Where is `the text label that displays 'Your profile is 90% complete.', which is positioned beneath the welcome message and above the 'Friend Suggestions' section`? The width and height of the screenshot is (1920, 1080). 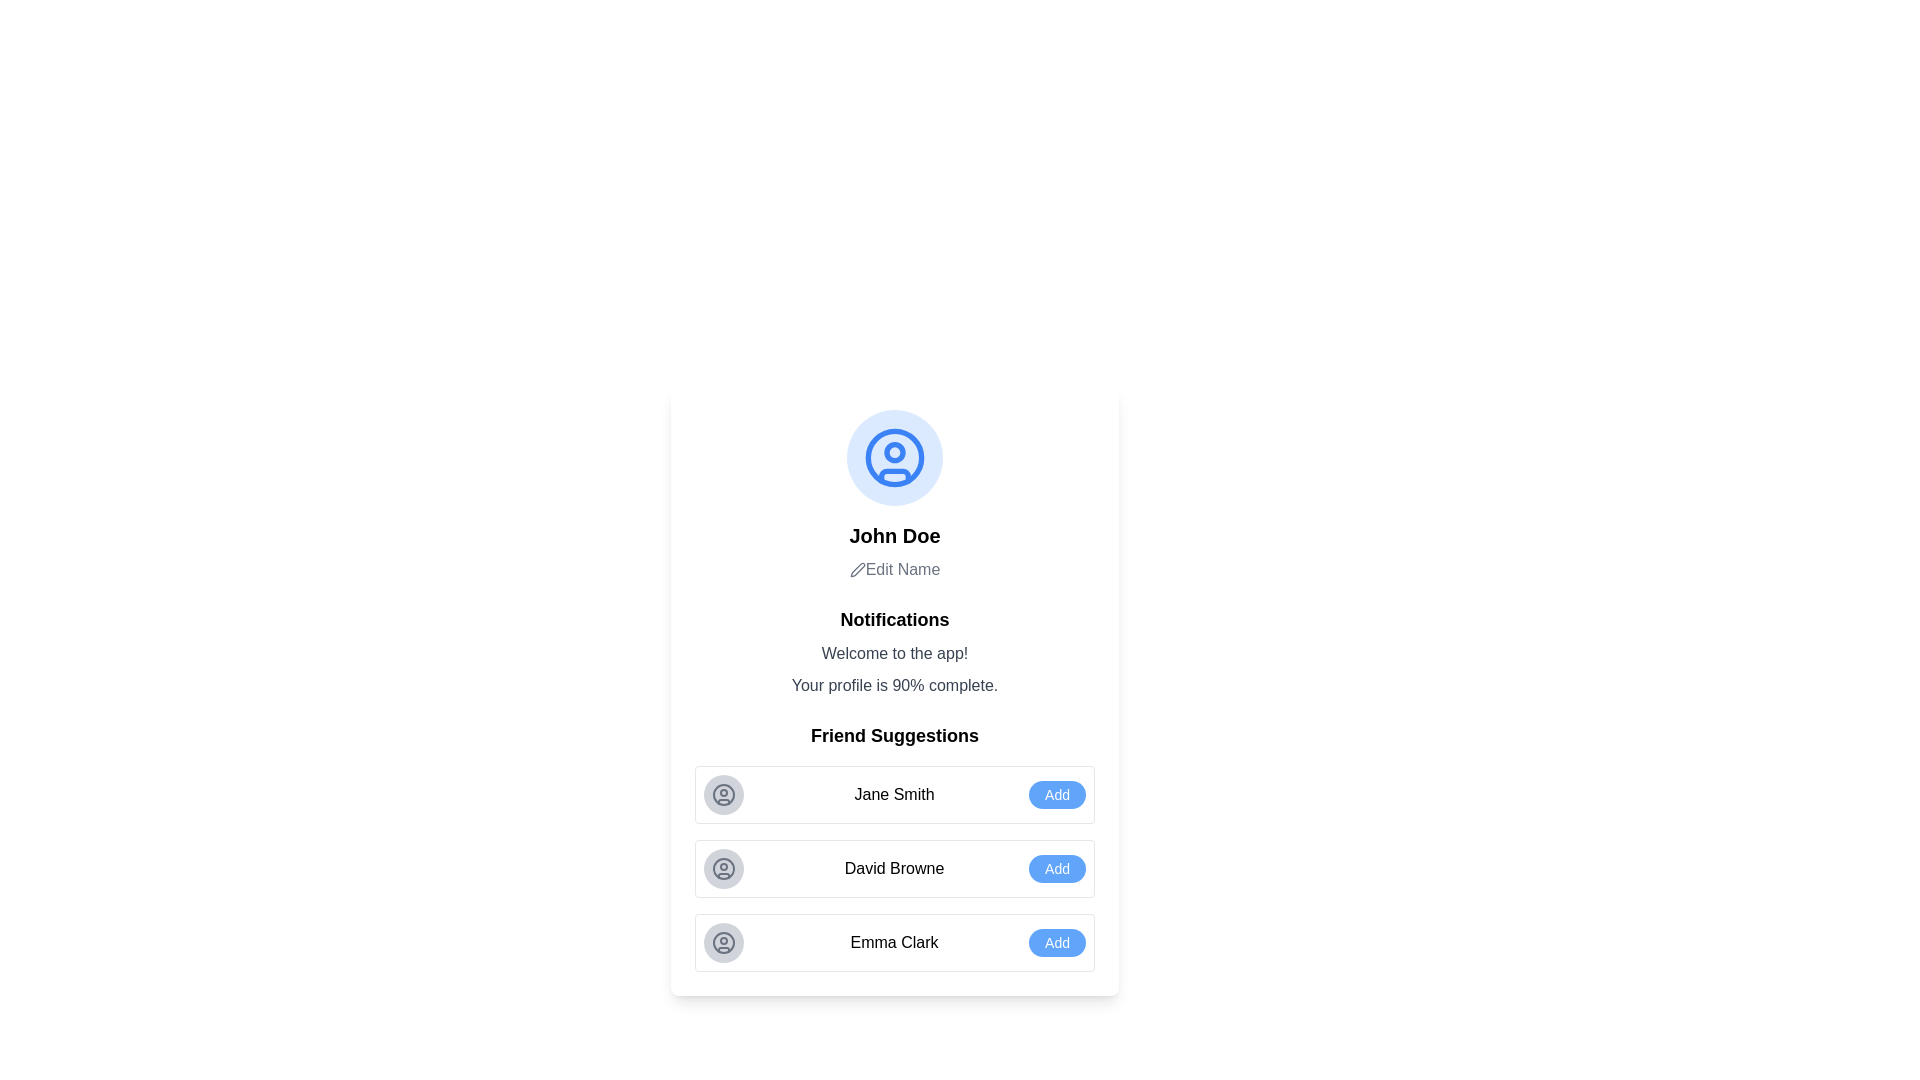
the text label that displays 'Your profile is 90% complete.', which is positioned beneath the welcome message and above the 'Friend Suggestions' section is located at coordinates (893, 685).